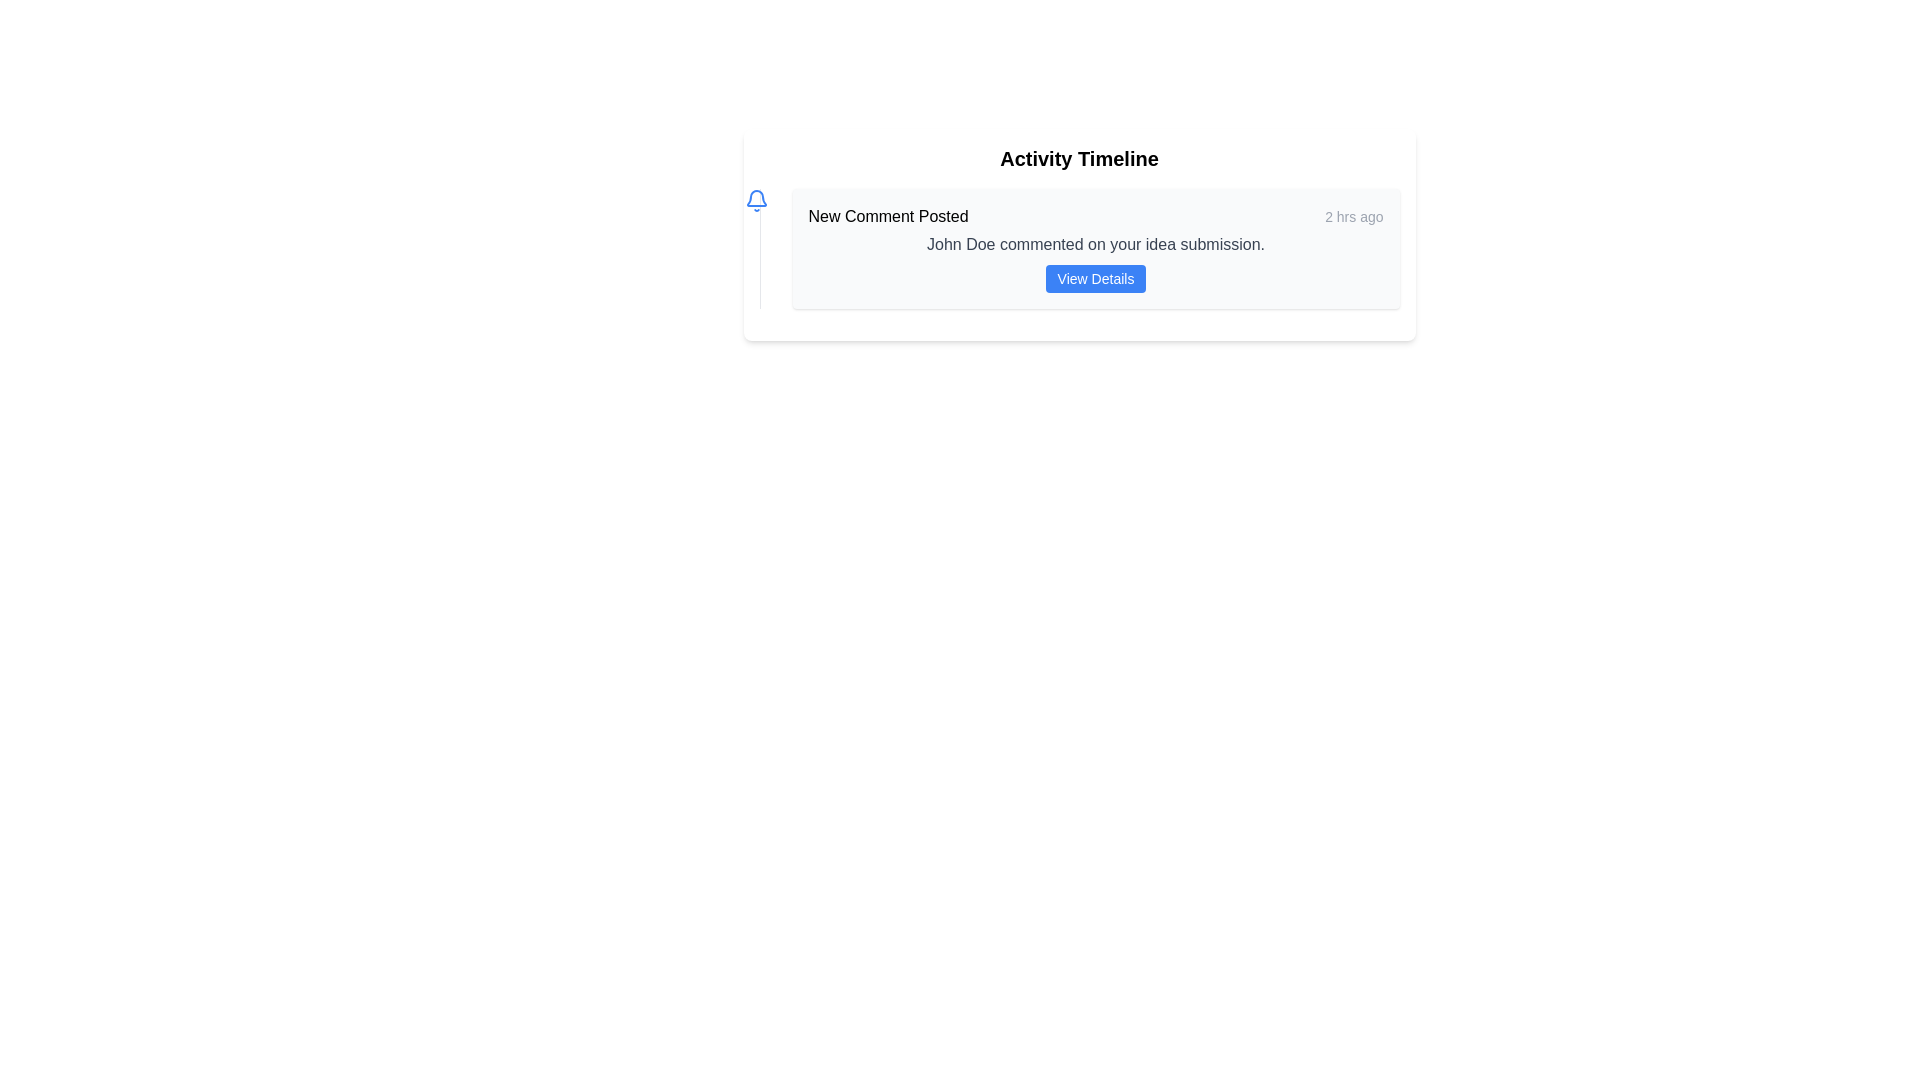  Describe the element at coordinates (755, 200) in the screenshot. I see `notification icon indicating a new comment posted, located on the left side of the timeline entry block in the 'Activity Timeline' section` at that location.